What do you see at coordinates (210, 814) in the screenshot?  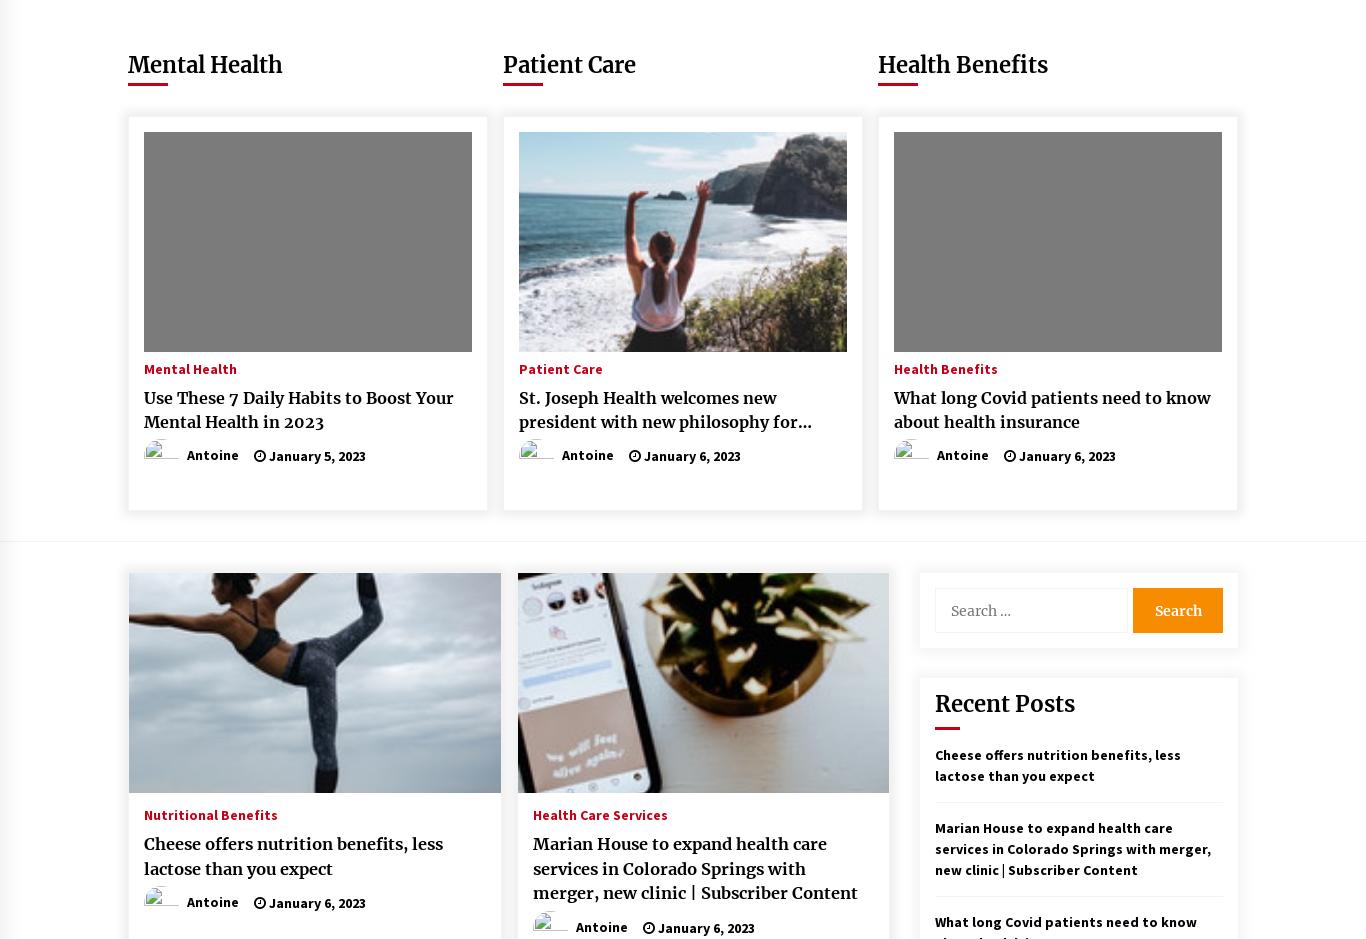 I see `'Nutritional Benefits'` at bounding box center [210, 814].